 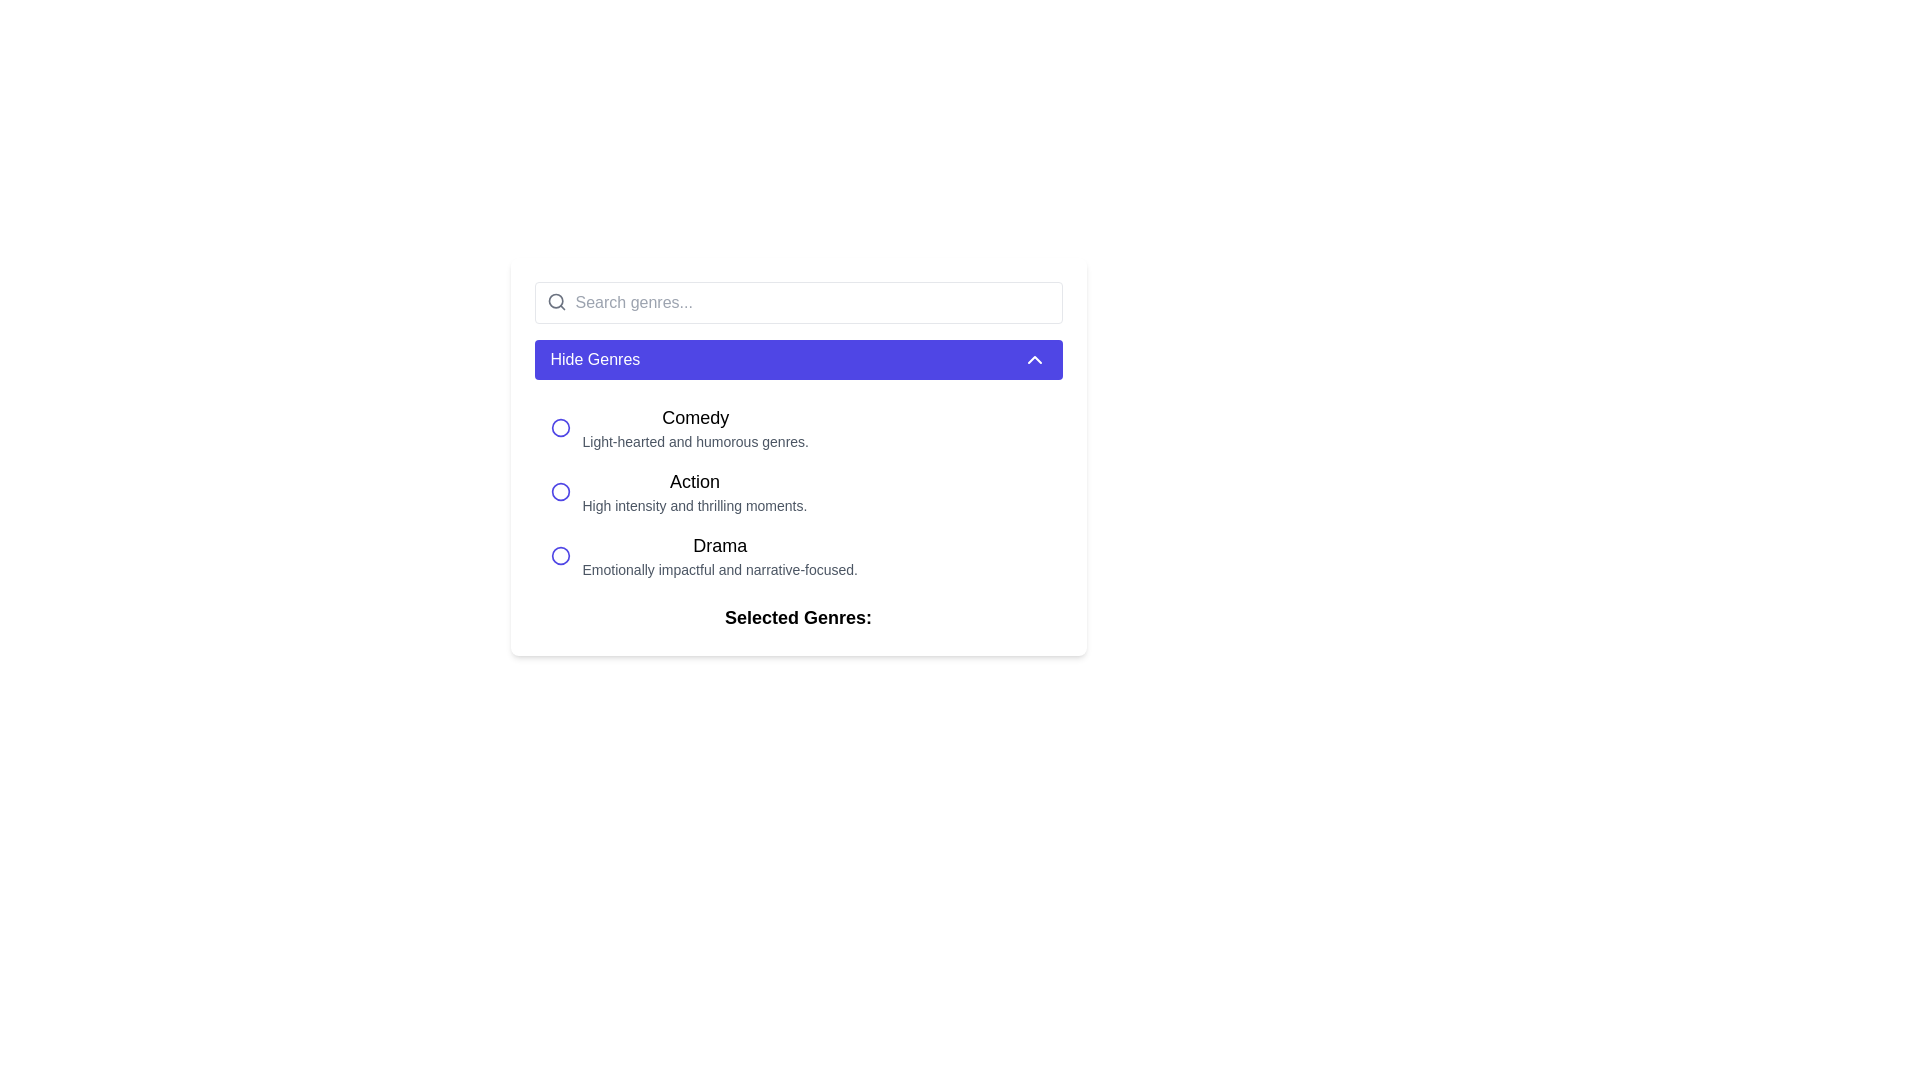 I want to click on the radio button option labeled 'Action' in the selectable items list, so click(x=797, y=492).